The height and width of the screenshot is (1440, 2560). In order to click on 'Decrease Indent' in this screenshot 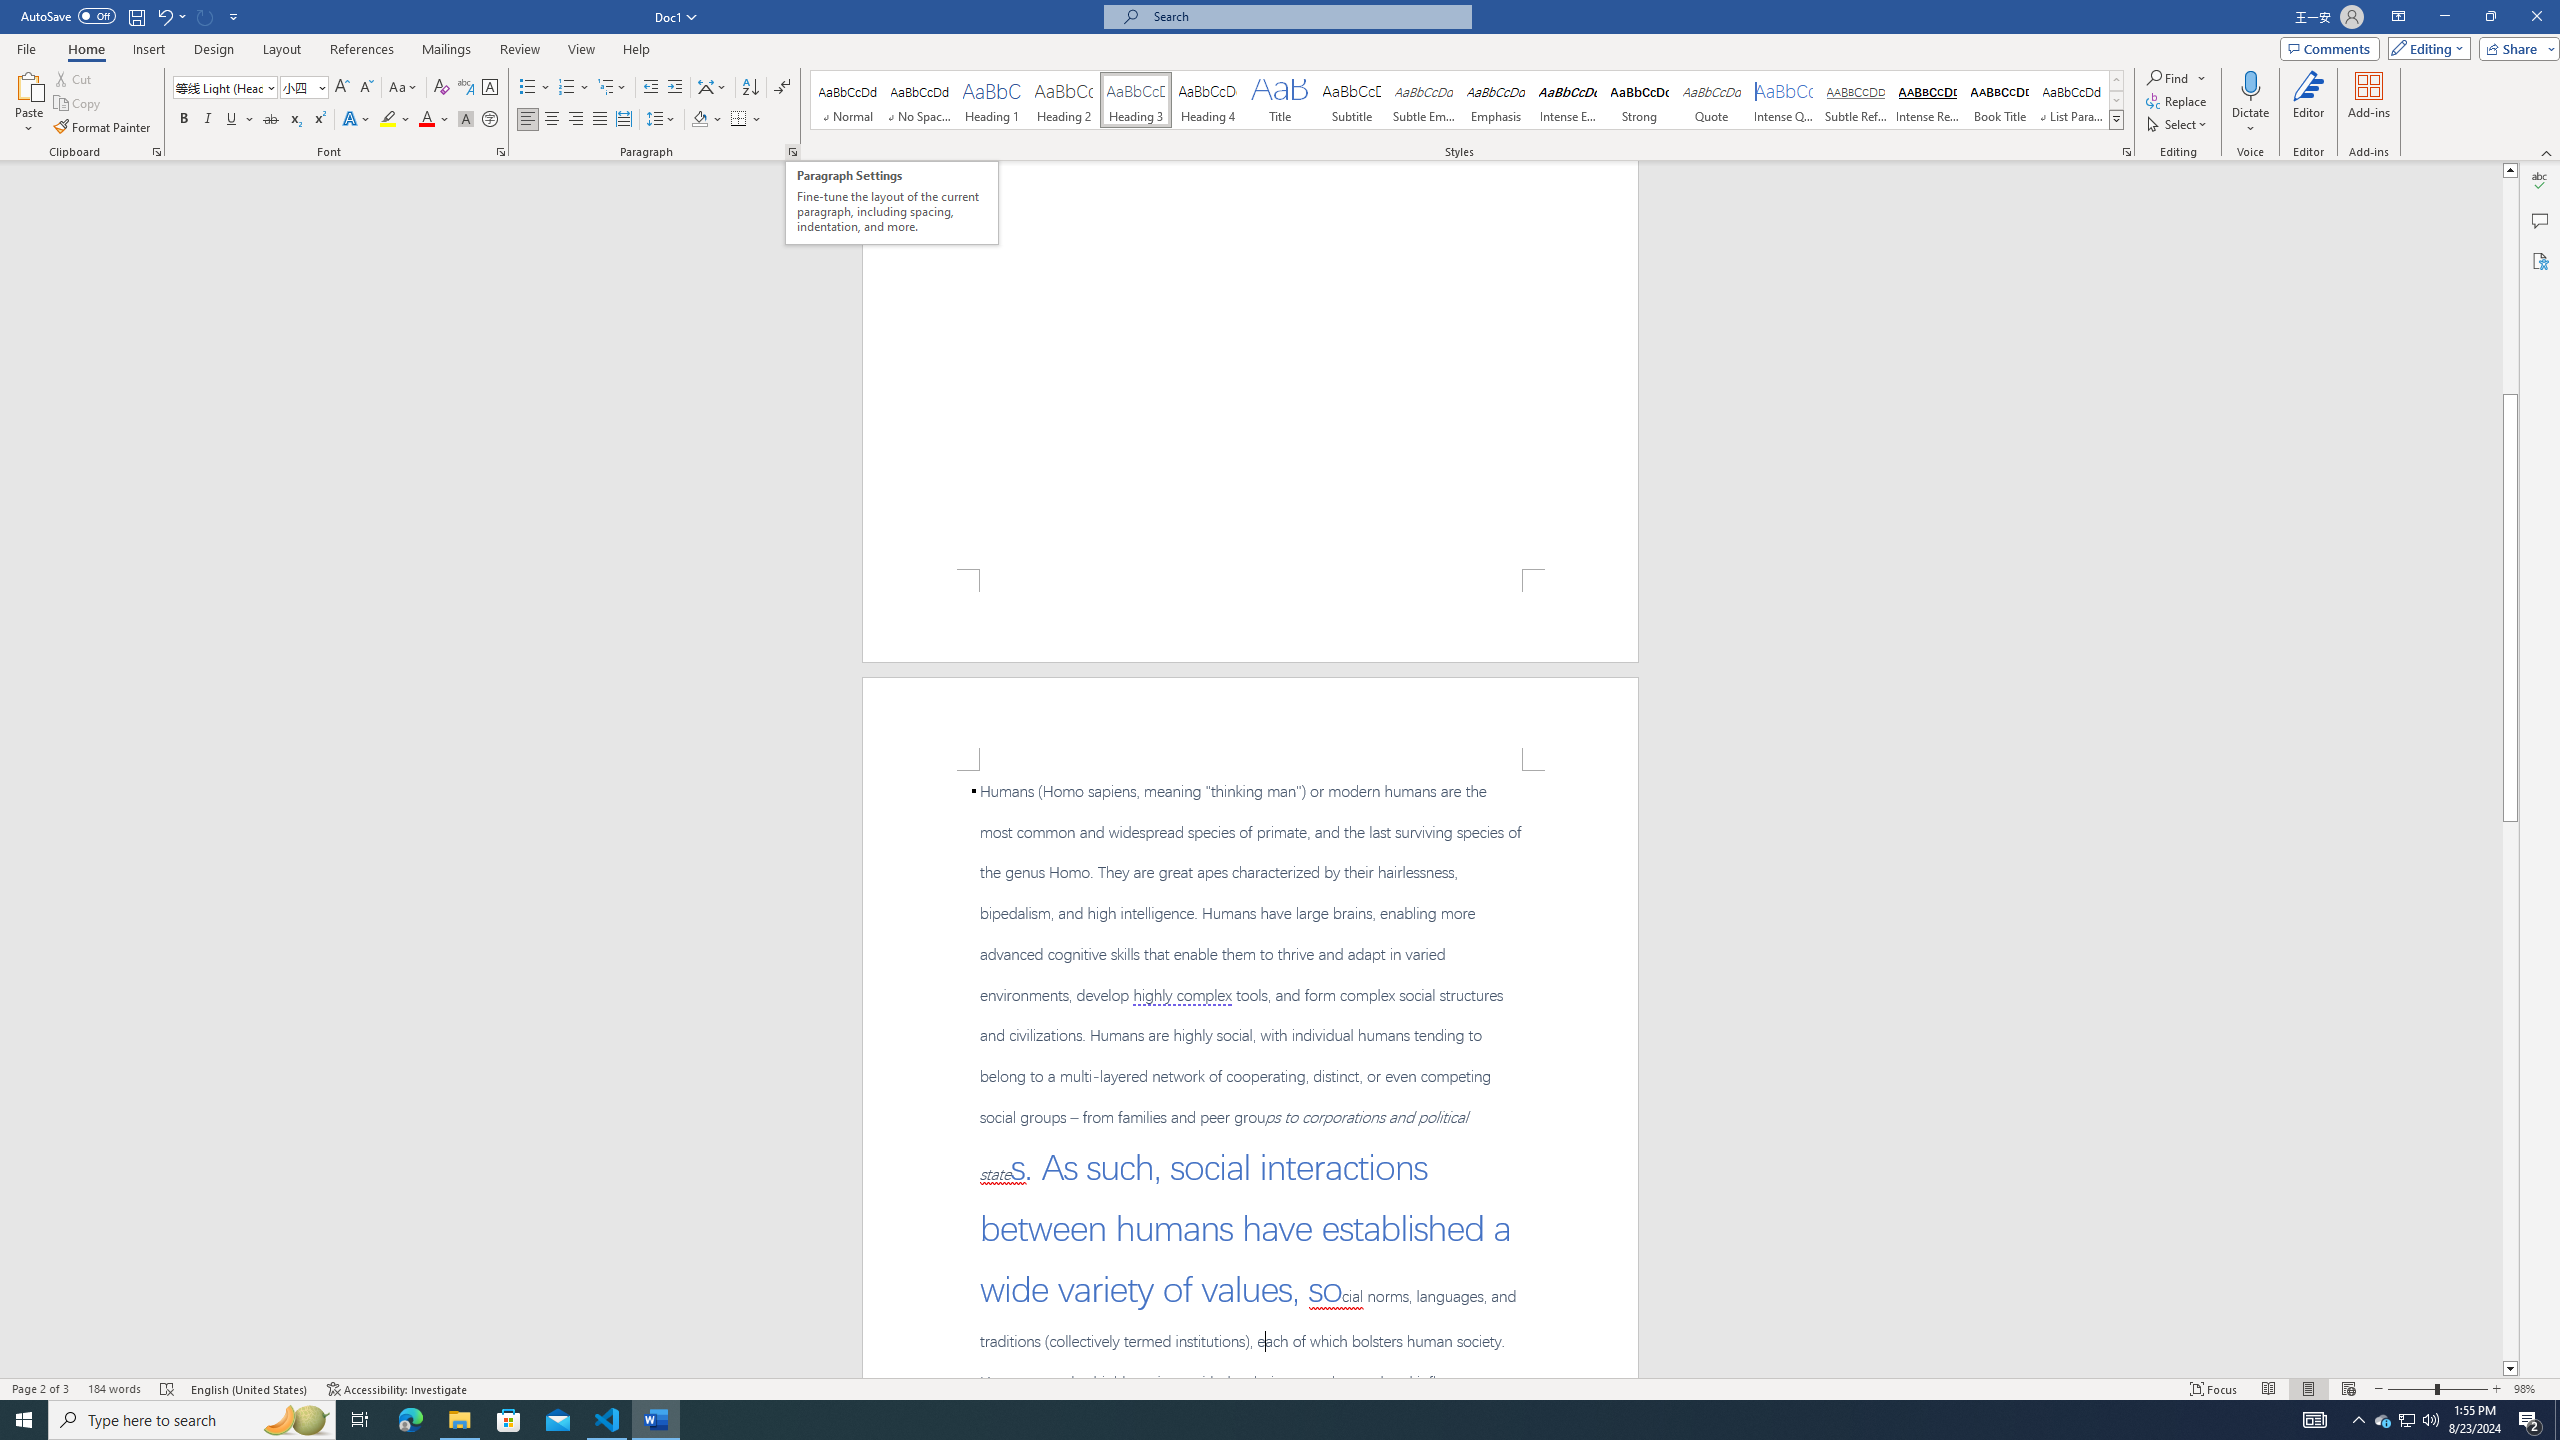, I will do `click(651, 87)`.